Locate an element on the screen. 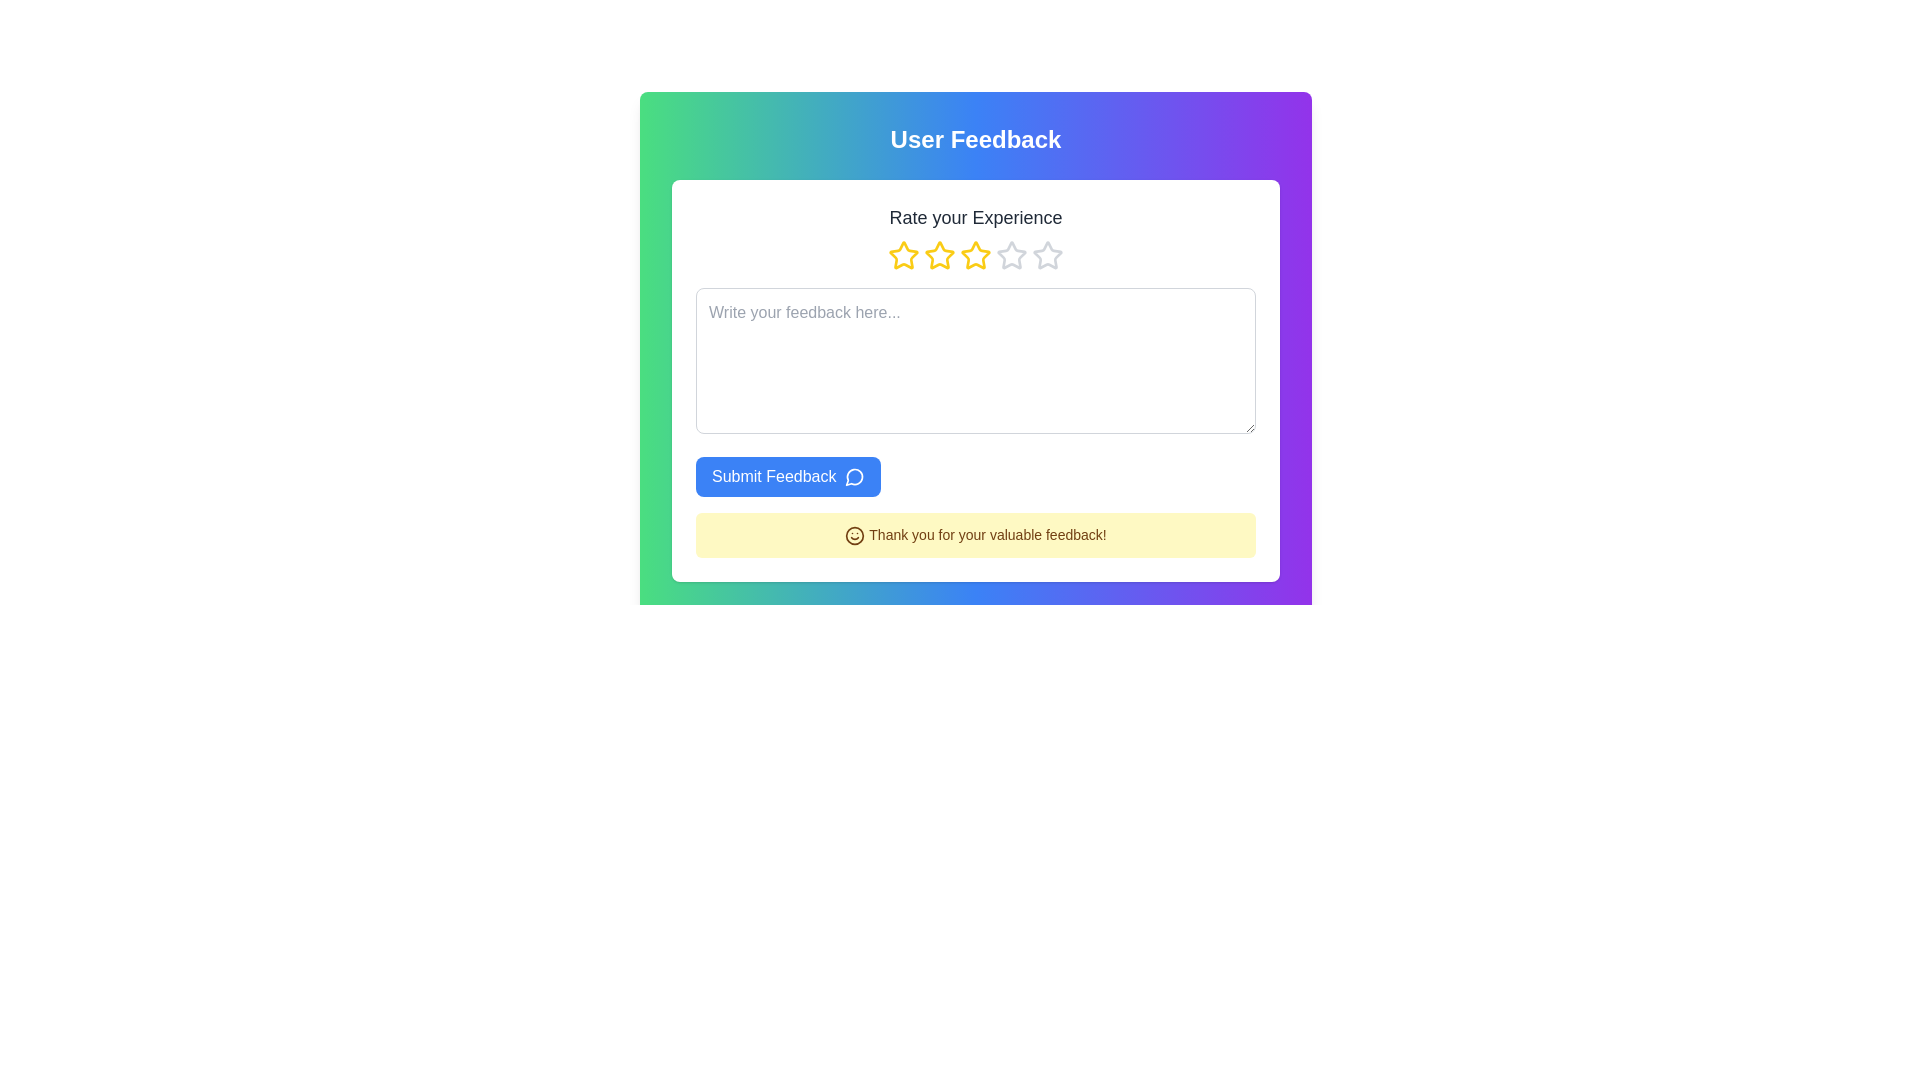  the Informational Message displaying 'Thank you for your valuable feedback!' with a smiling emoji, which is styled with a light yellow background and rounded borders, located below the 'Submit Feedback' button is located at coordinates (975, 534).